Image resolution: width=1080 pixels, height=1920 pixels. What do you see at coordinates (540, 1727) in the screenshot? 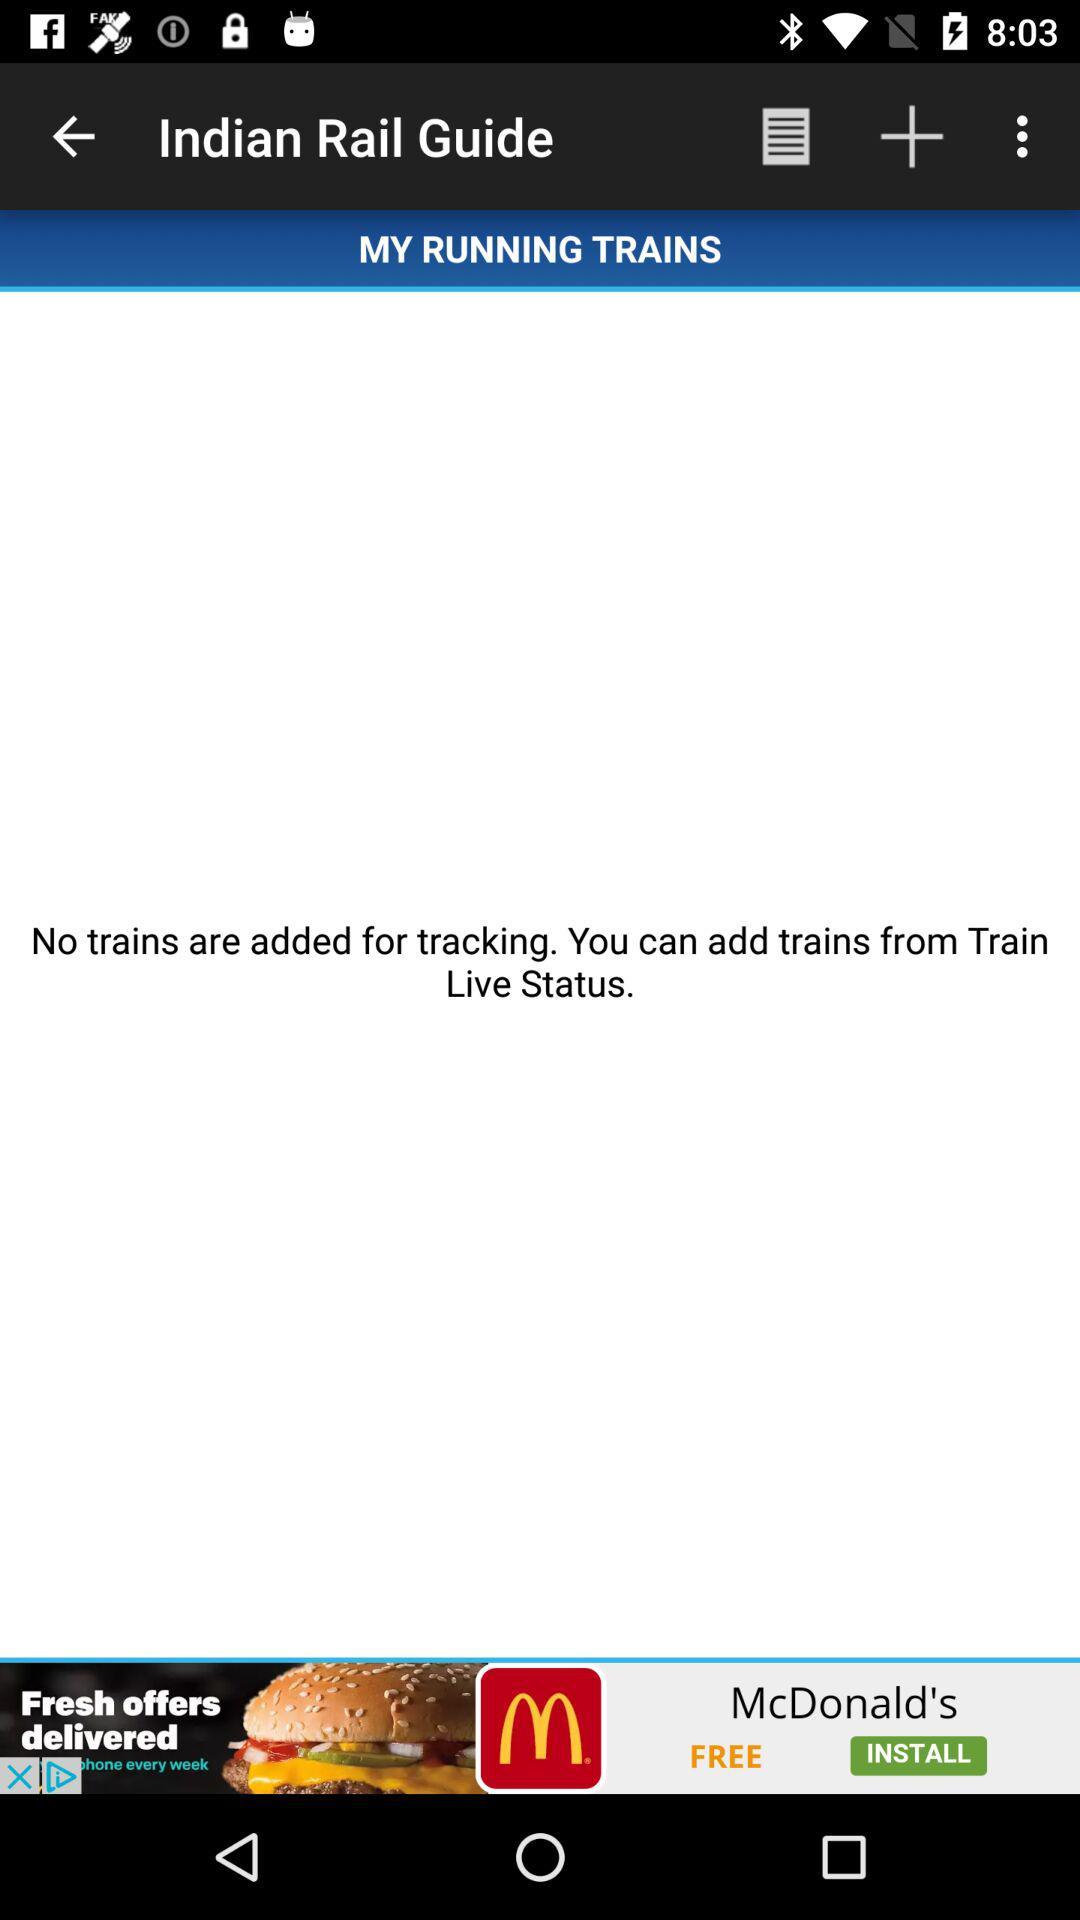
I see `open an advertisements` at bounding box center [540, 1727].